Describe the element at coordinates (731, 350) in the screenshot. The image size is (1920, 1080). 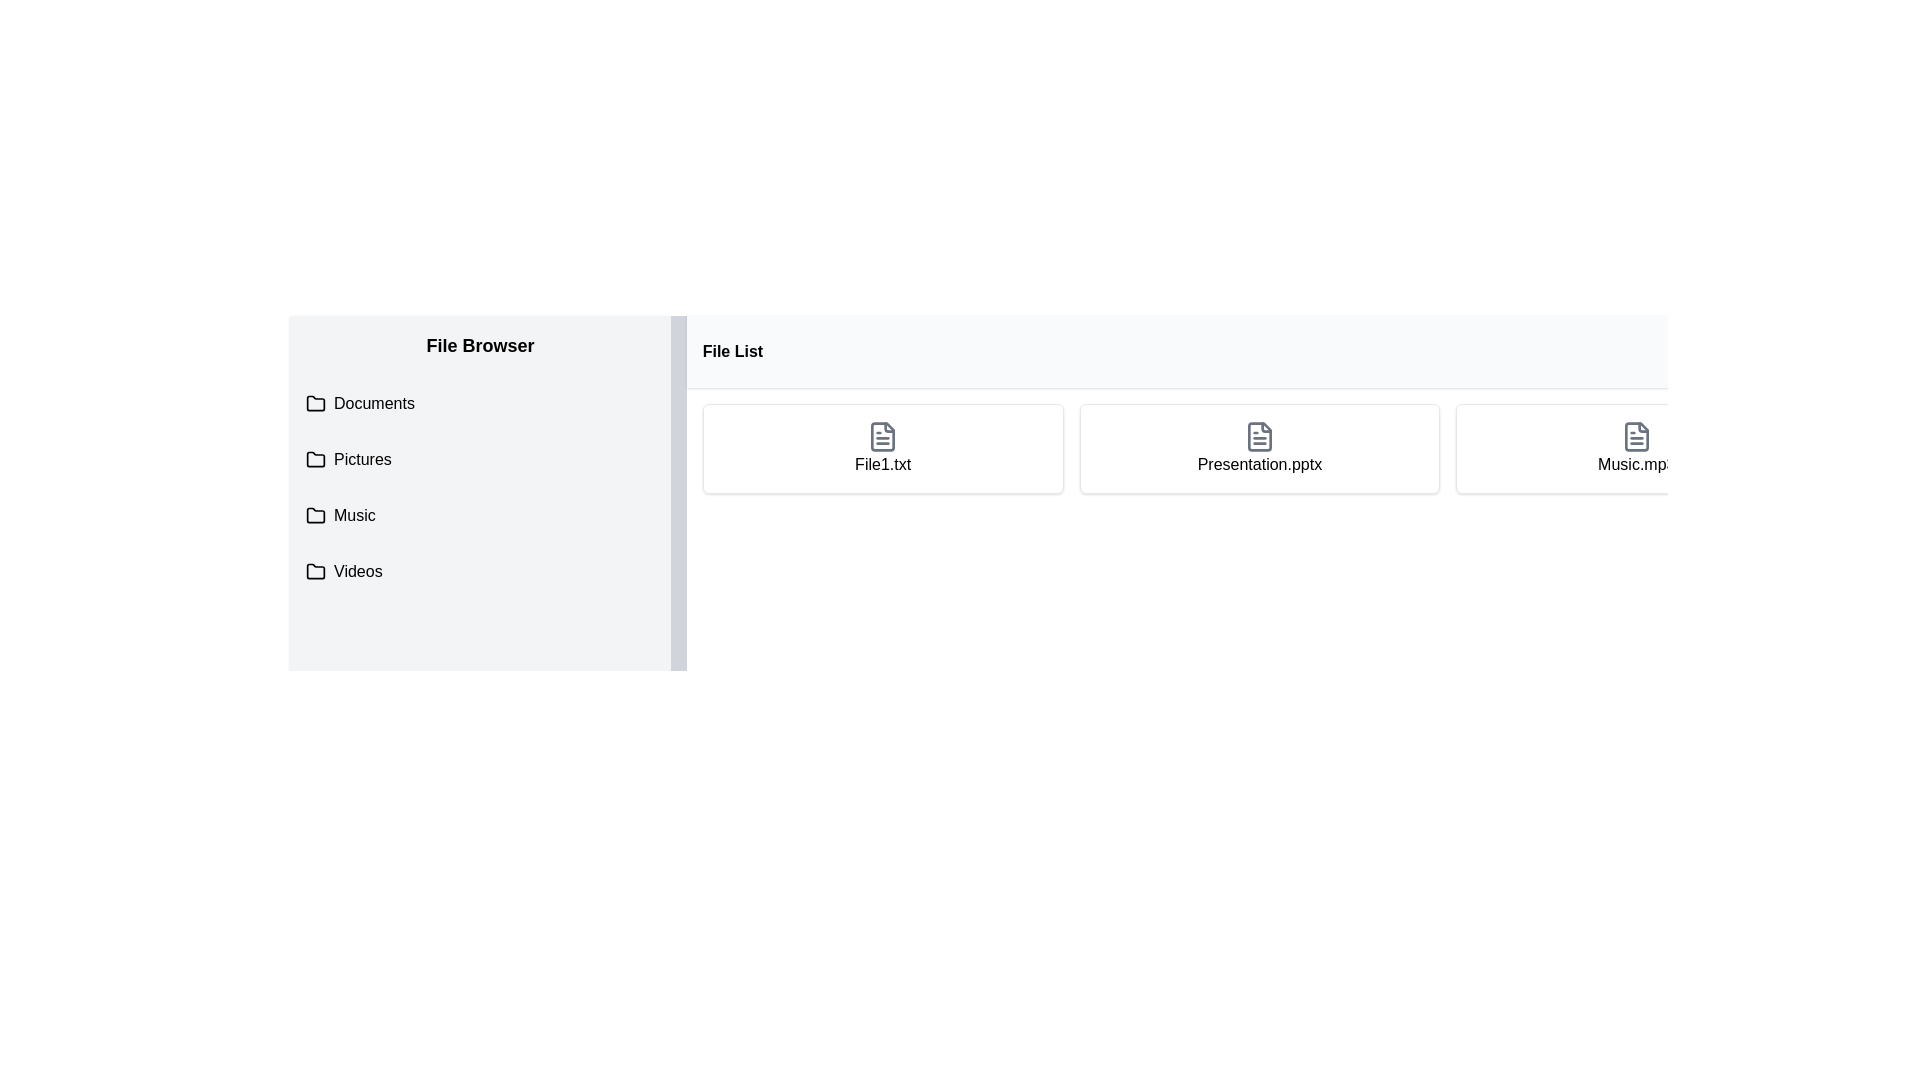
I see `the text label that serves as a heading for the section indicating the contents below pertain to a list of files, positioned in the top-left section of a light gray header bar, to the left of the 'New File' button` at that location.